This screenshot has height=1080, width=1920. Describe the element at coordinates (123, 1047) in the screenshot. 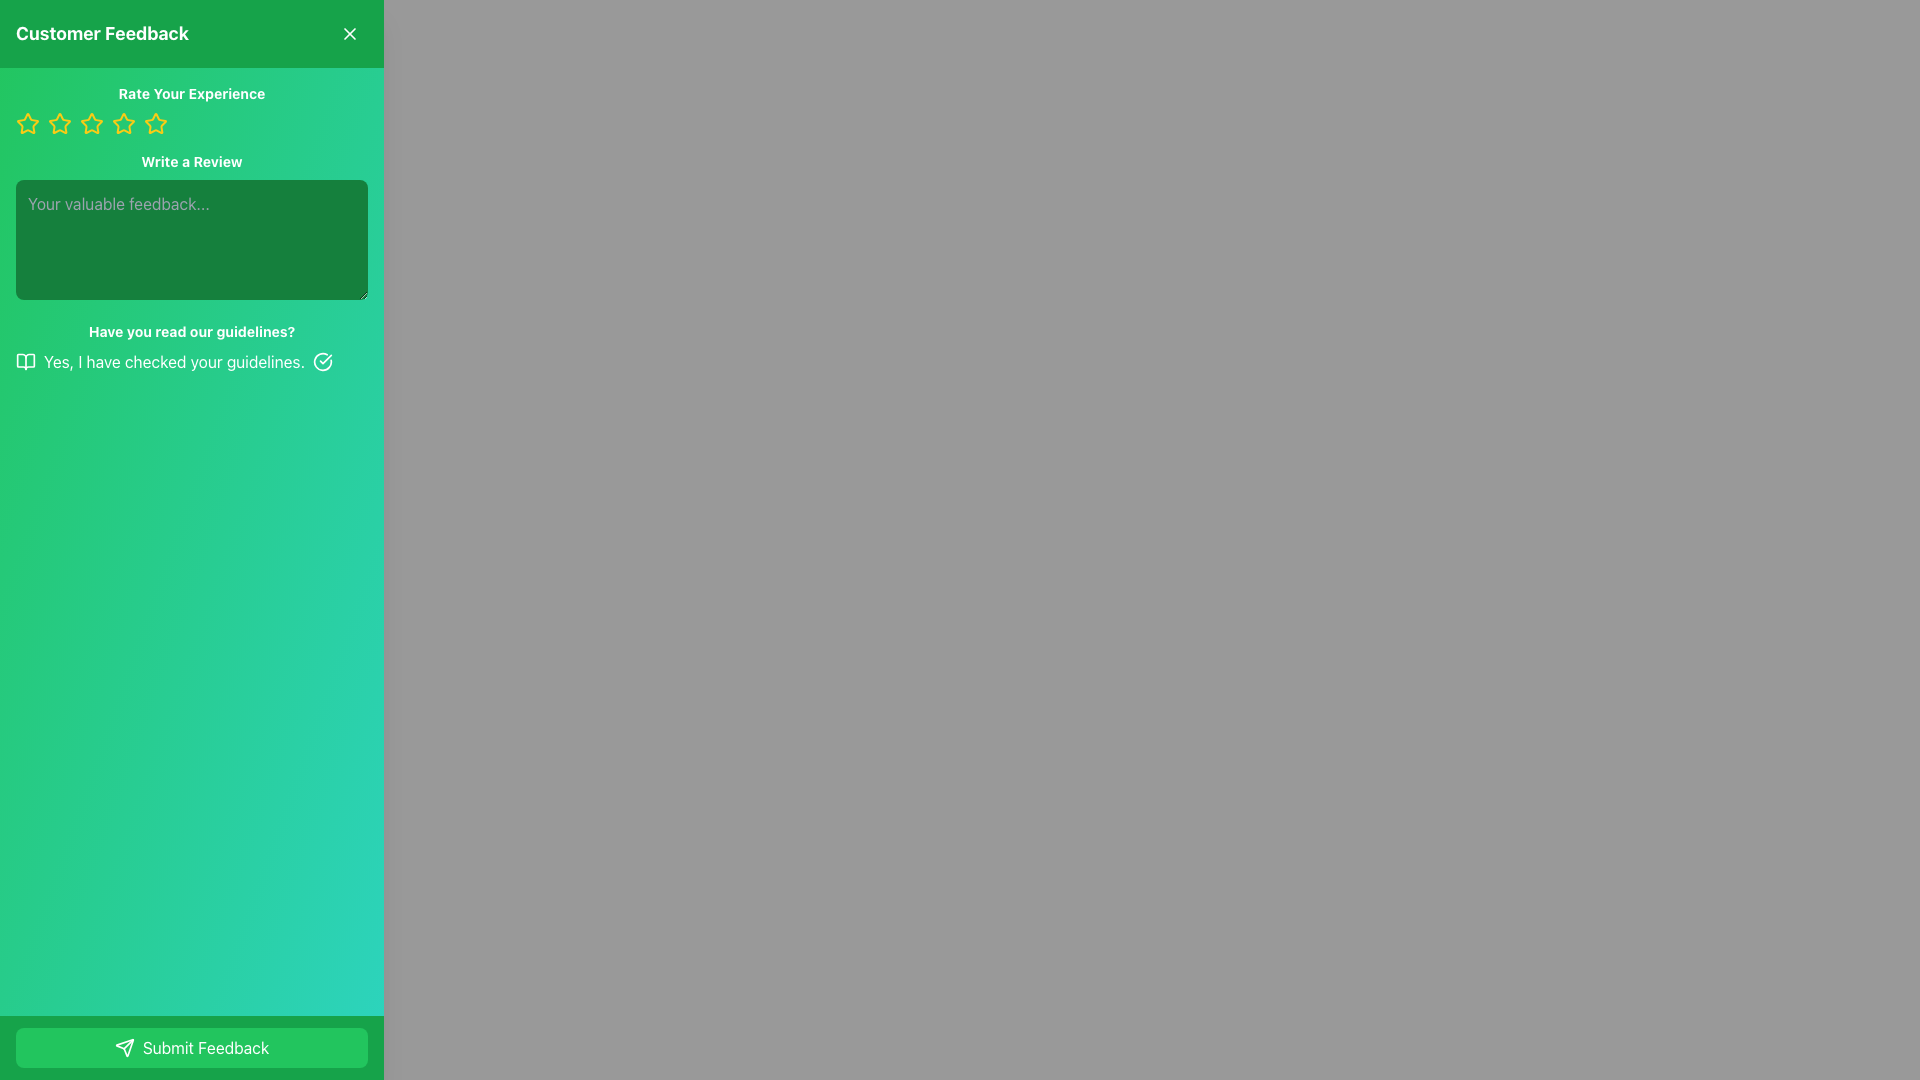

I see `the 'Submit Feedback' button by targeting the icon located to the left of the button text within the green button at the bottom of the interface` at that location.